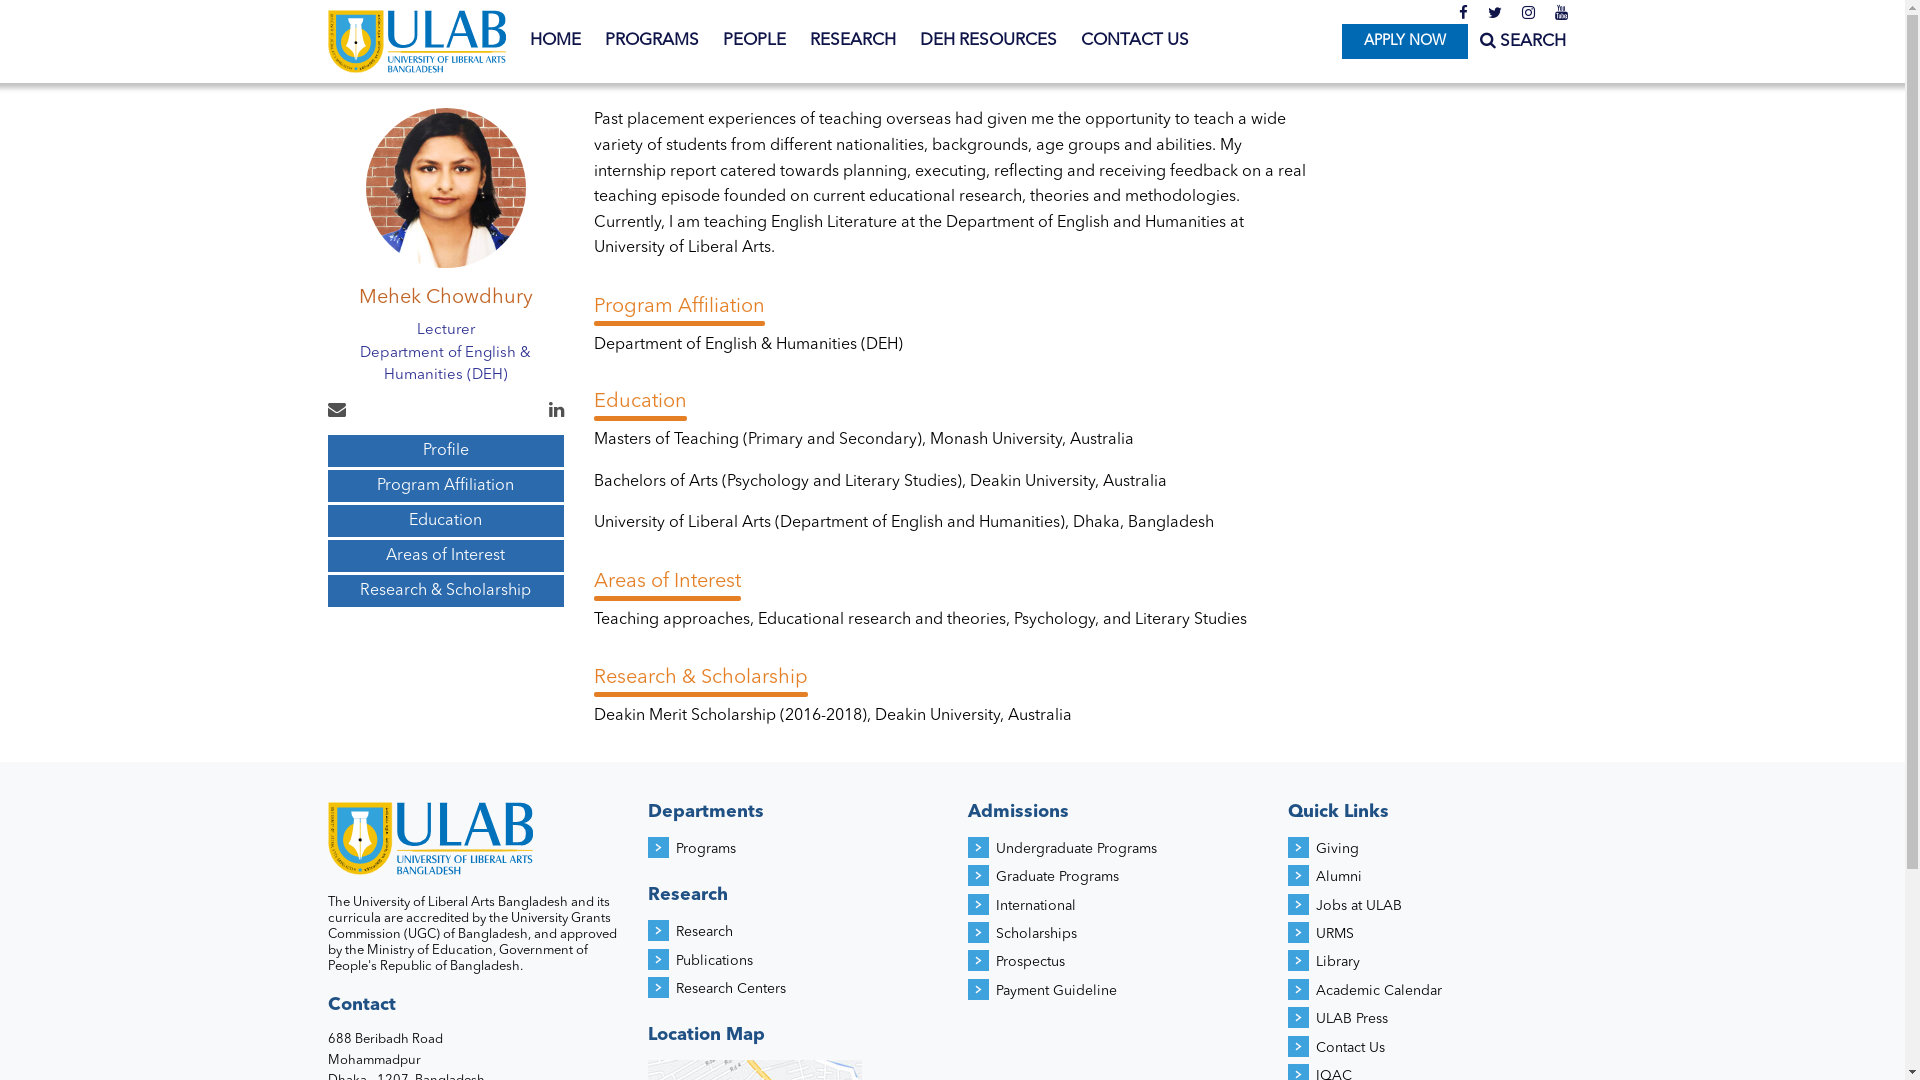  Describe the element at coordinates (1479, 41) in the screenshot. I see `'SEARCH'` at that location.